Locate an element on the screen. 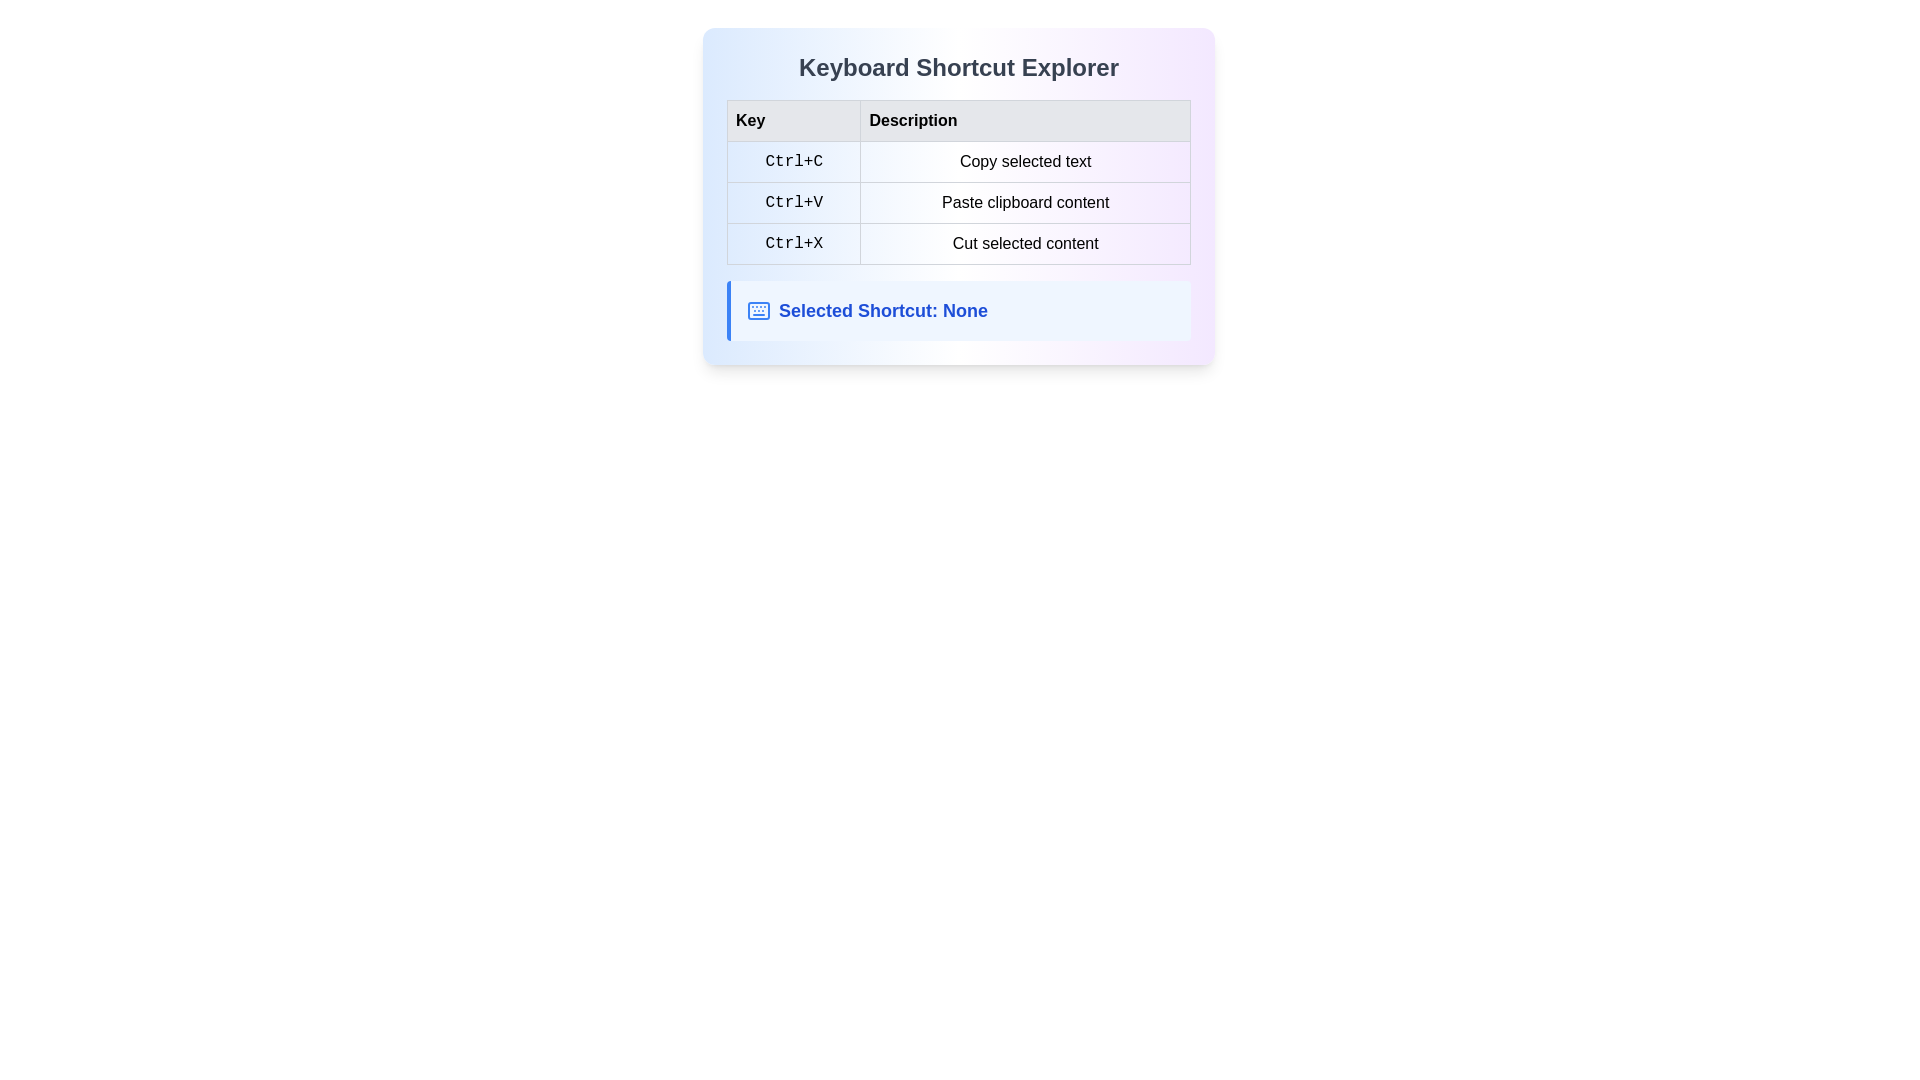  the label that describes the function of the shortcut 'Ctrl+C', which indicates 'Copy selected text'. This label is found in the Key-Description table under the 'Description' column, in the first row corresponding to 'Ctrl+C' is located at coordinates (1025, 161).